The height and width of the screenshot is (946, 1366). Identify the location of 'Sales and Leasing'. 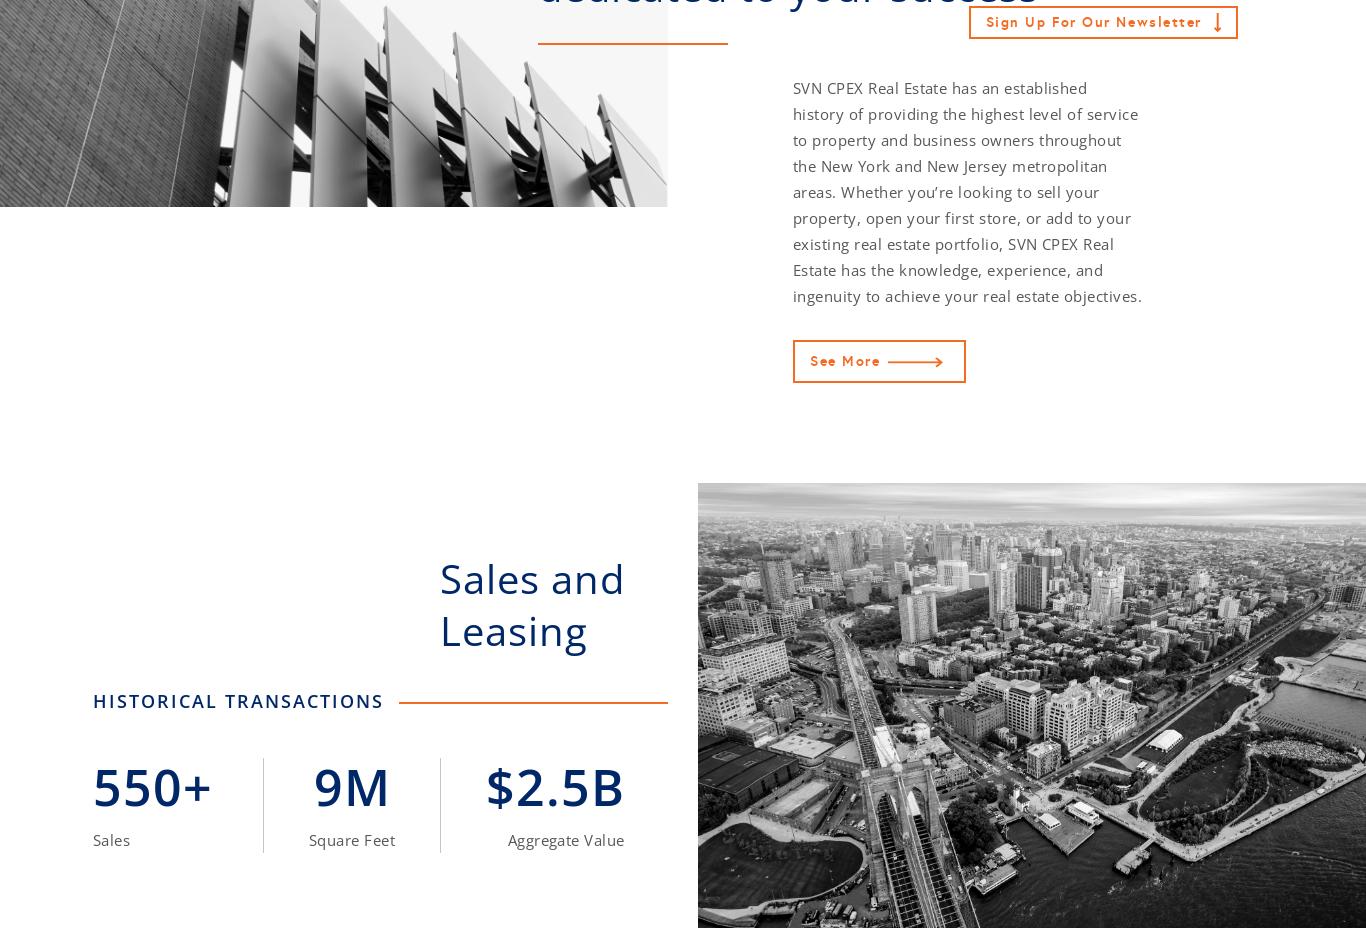
(532, 603).